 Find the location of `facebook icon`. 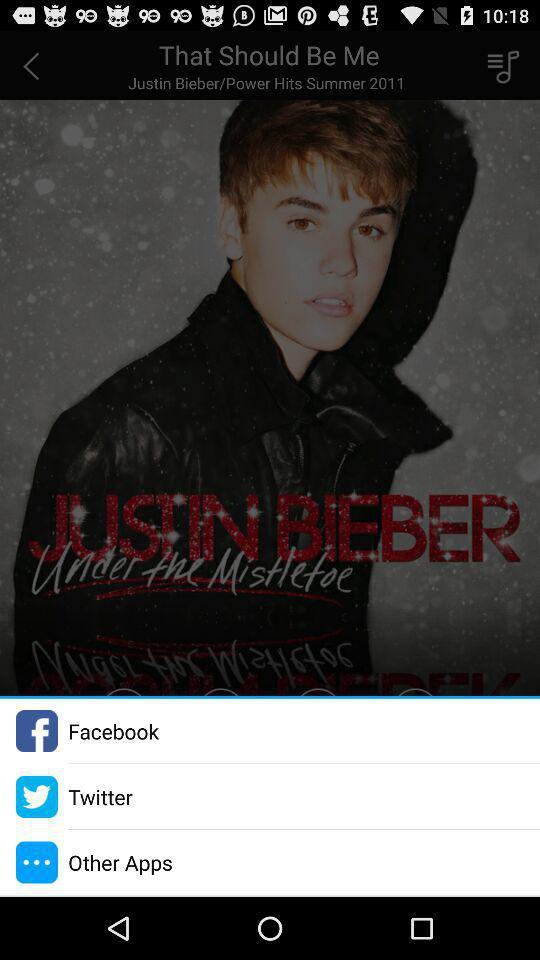

facebook icon is located at coordinates (113, 730).